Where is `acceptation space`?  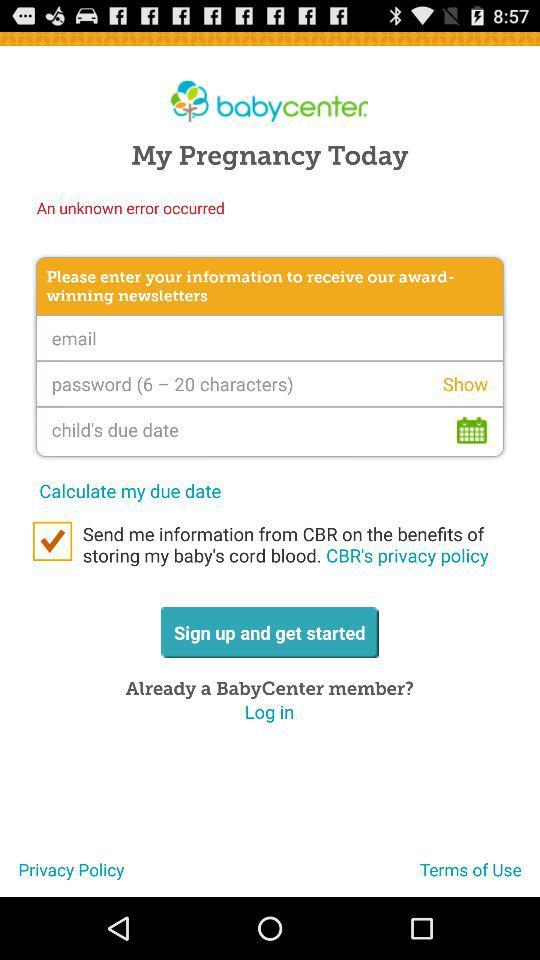
acceptation space is located at coordinates (52, 541).